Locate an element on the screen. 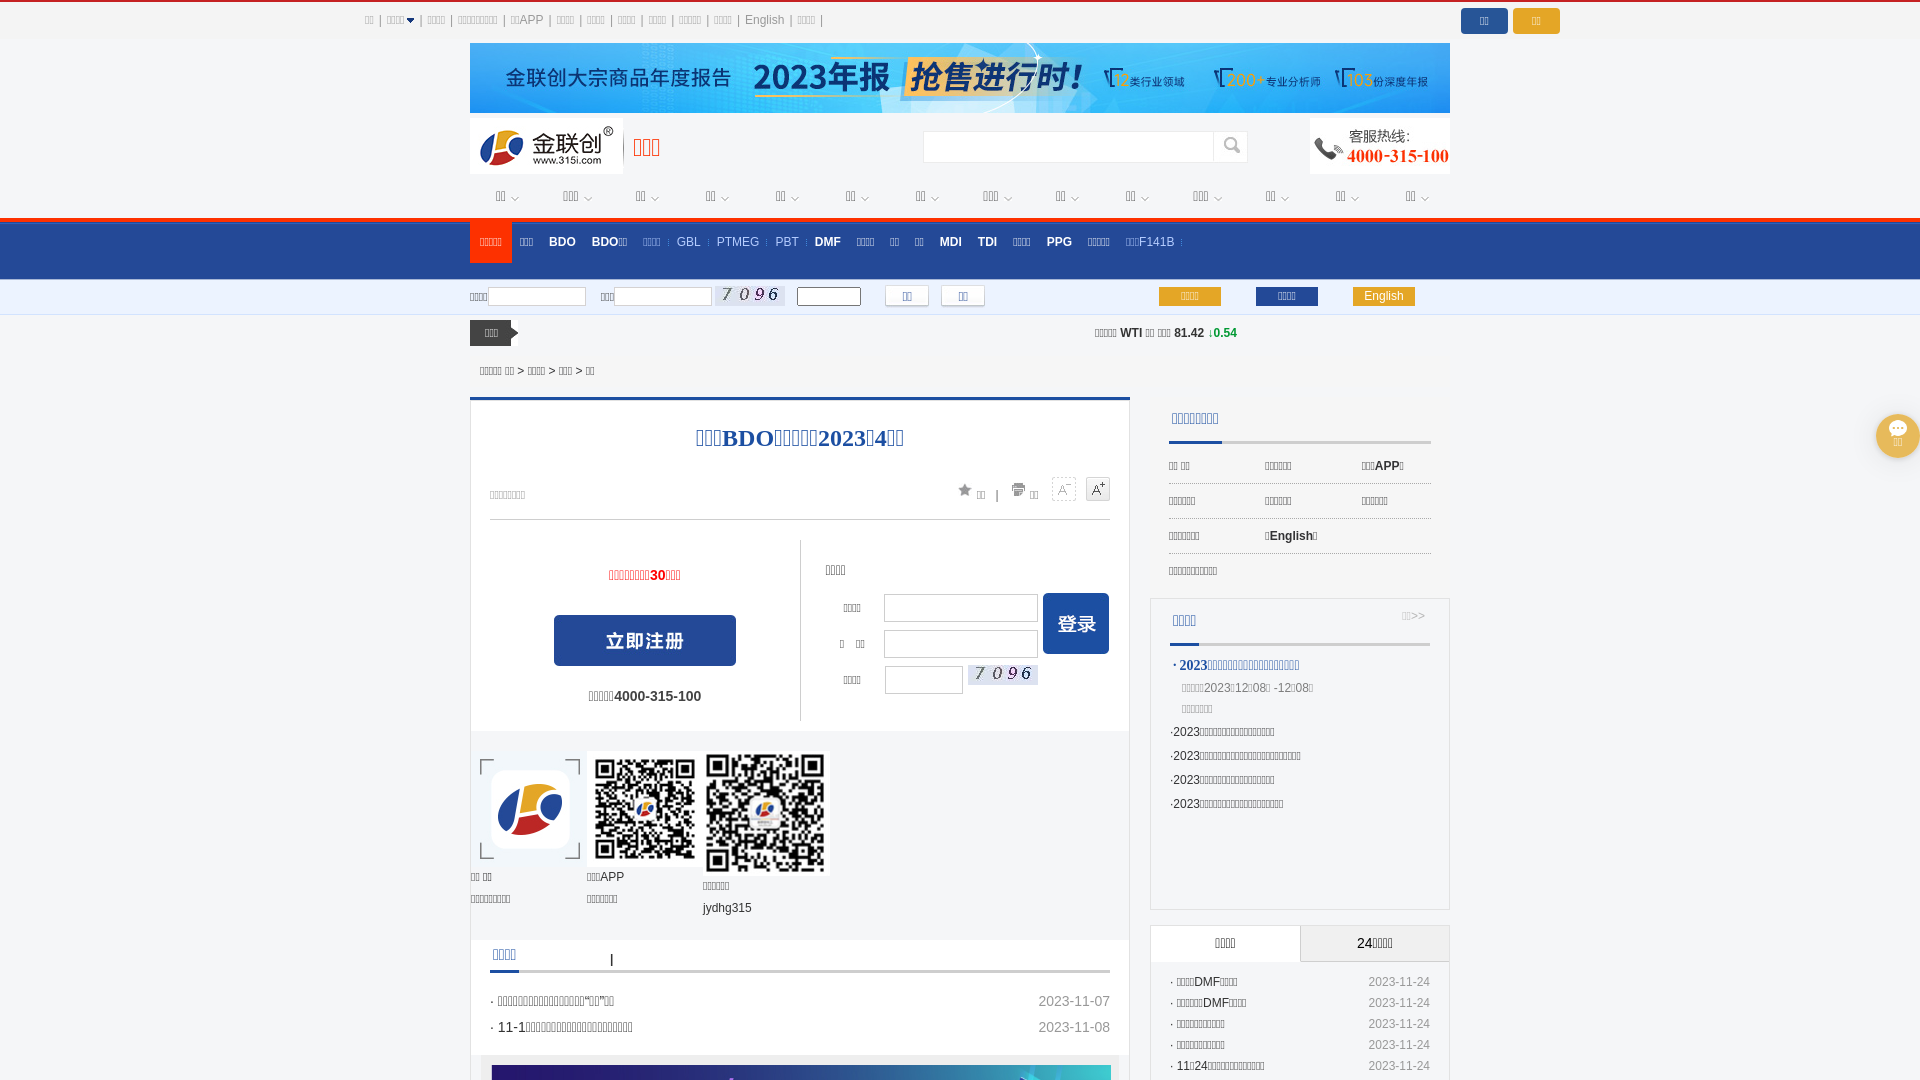 The height and width of the screenshot is (1080, 1920). 'BDO' is located at coordinates (561, 241).